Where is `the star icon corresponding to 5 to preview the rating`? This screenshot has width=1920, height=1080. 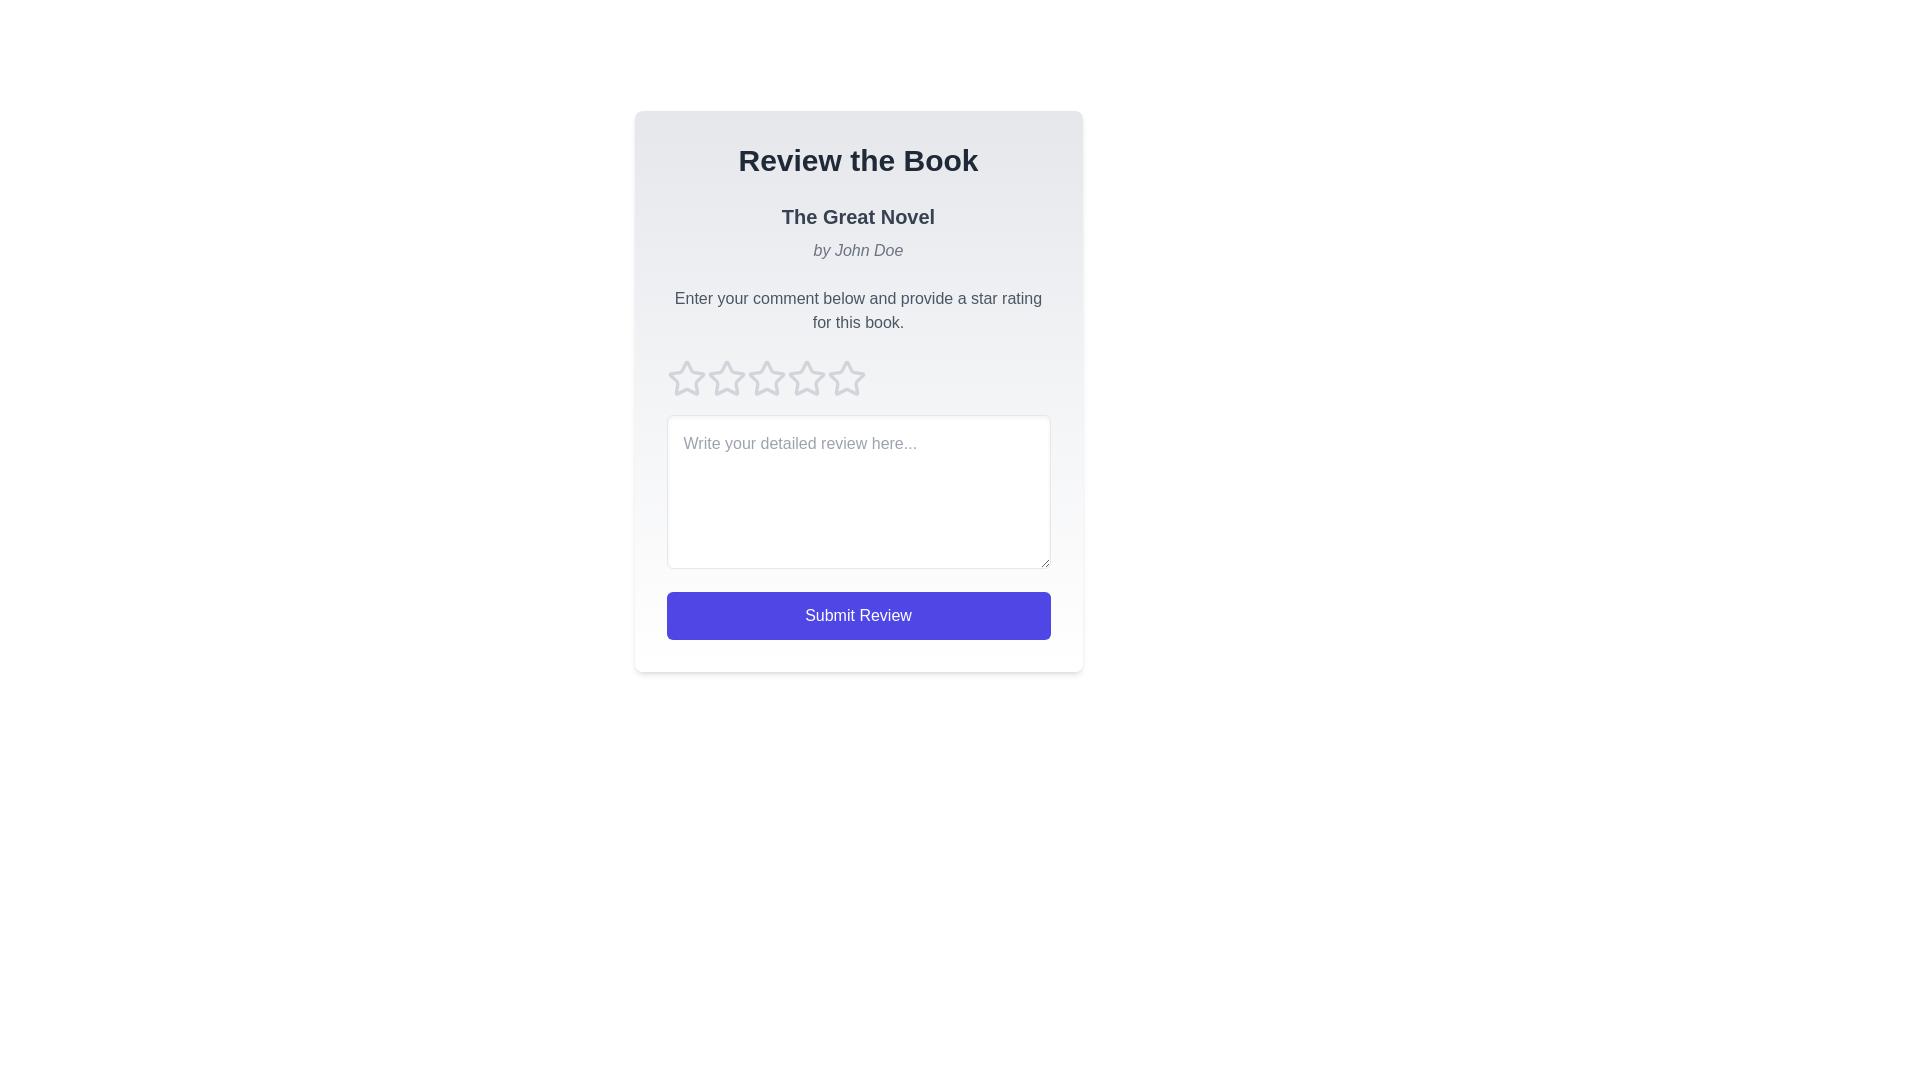 the star icon corresponding to 5 to preview the rating is located at coordinates (846, 378).